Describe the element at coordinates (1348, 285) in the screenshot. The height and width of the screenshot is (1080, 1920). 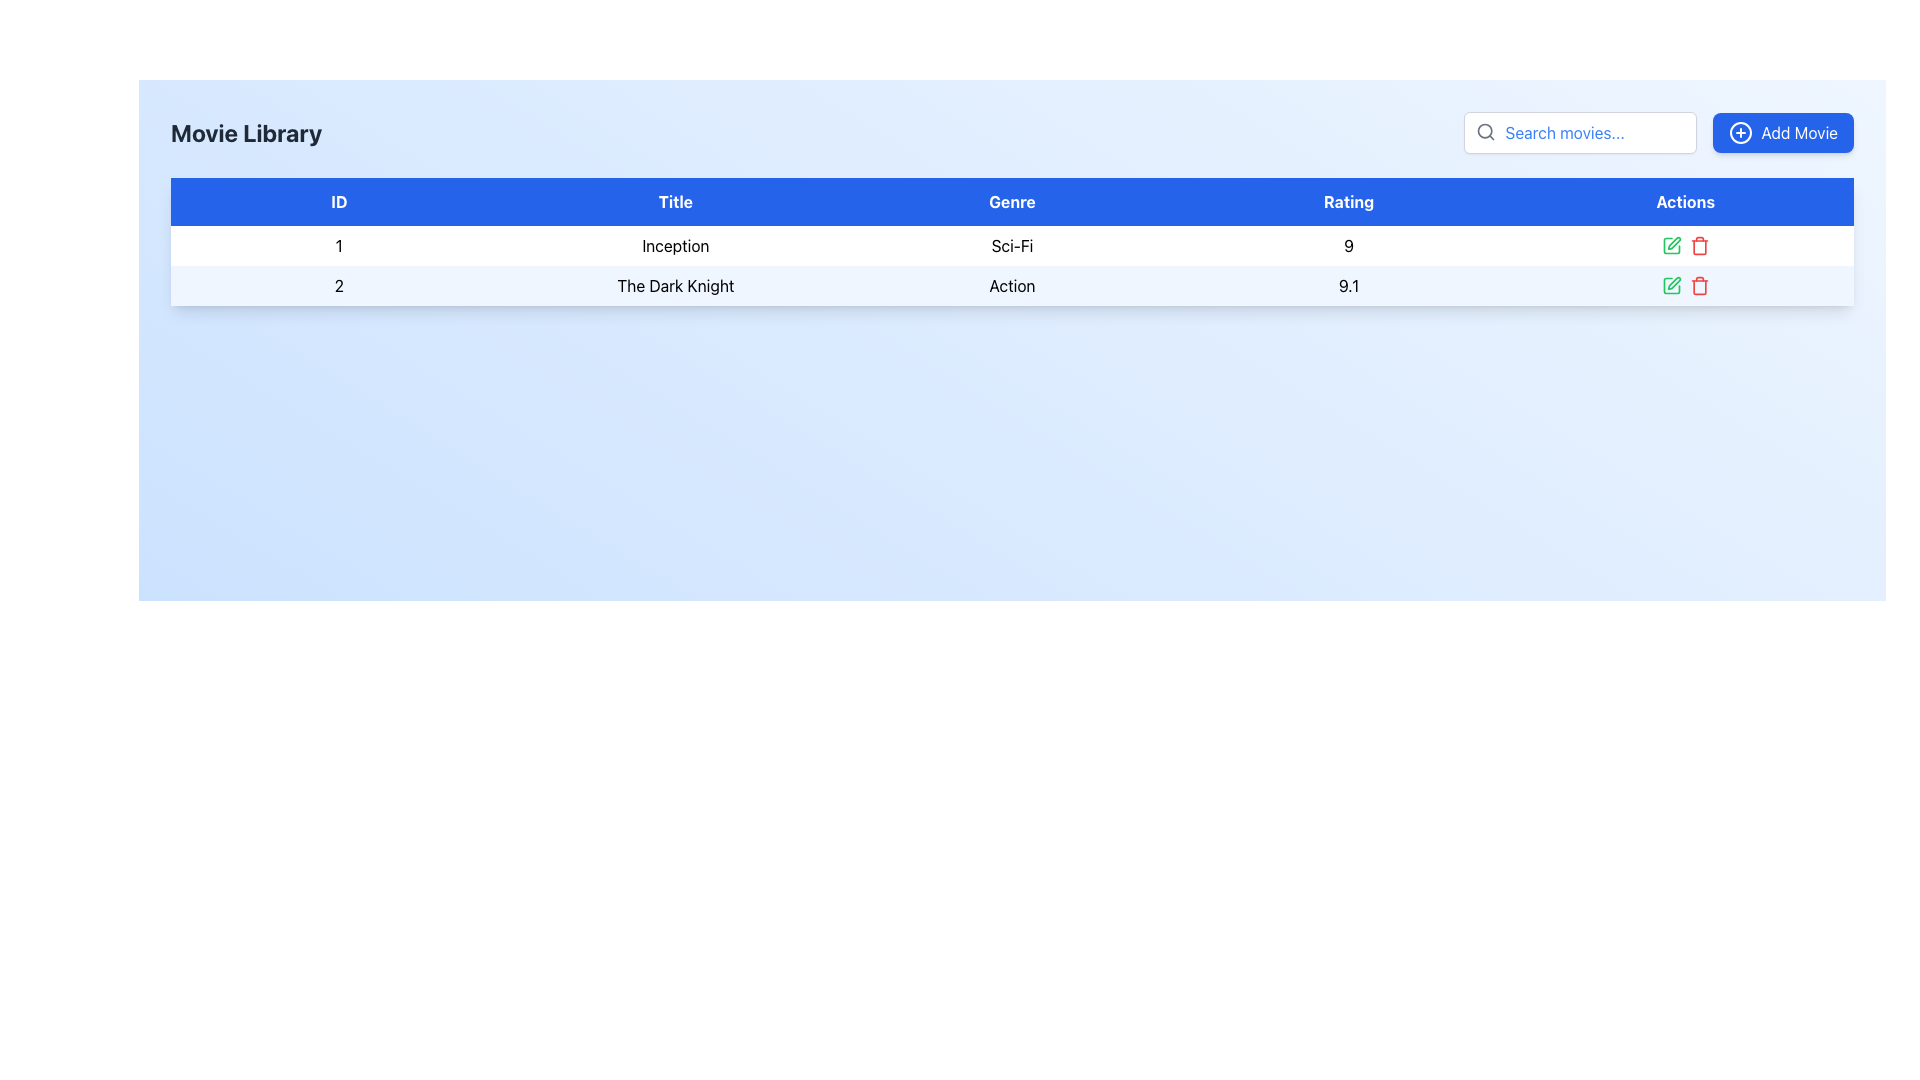
I see `the static read-only label displaying the rating score in the second row of the table under the 'Rating' column` at that location.